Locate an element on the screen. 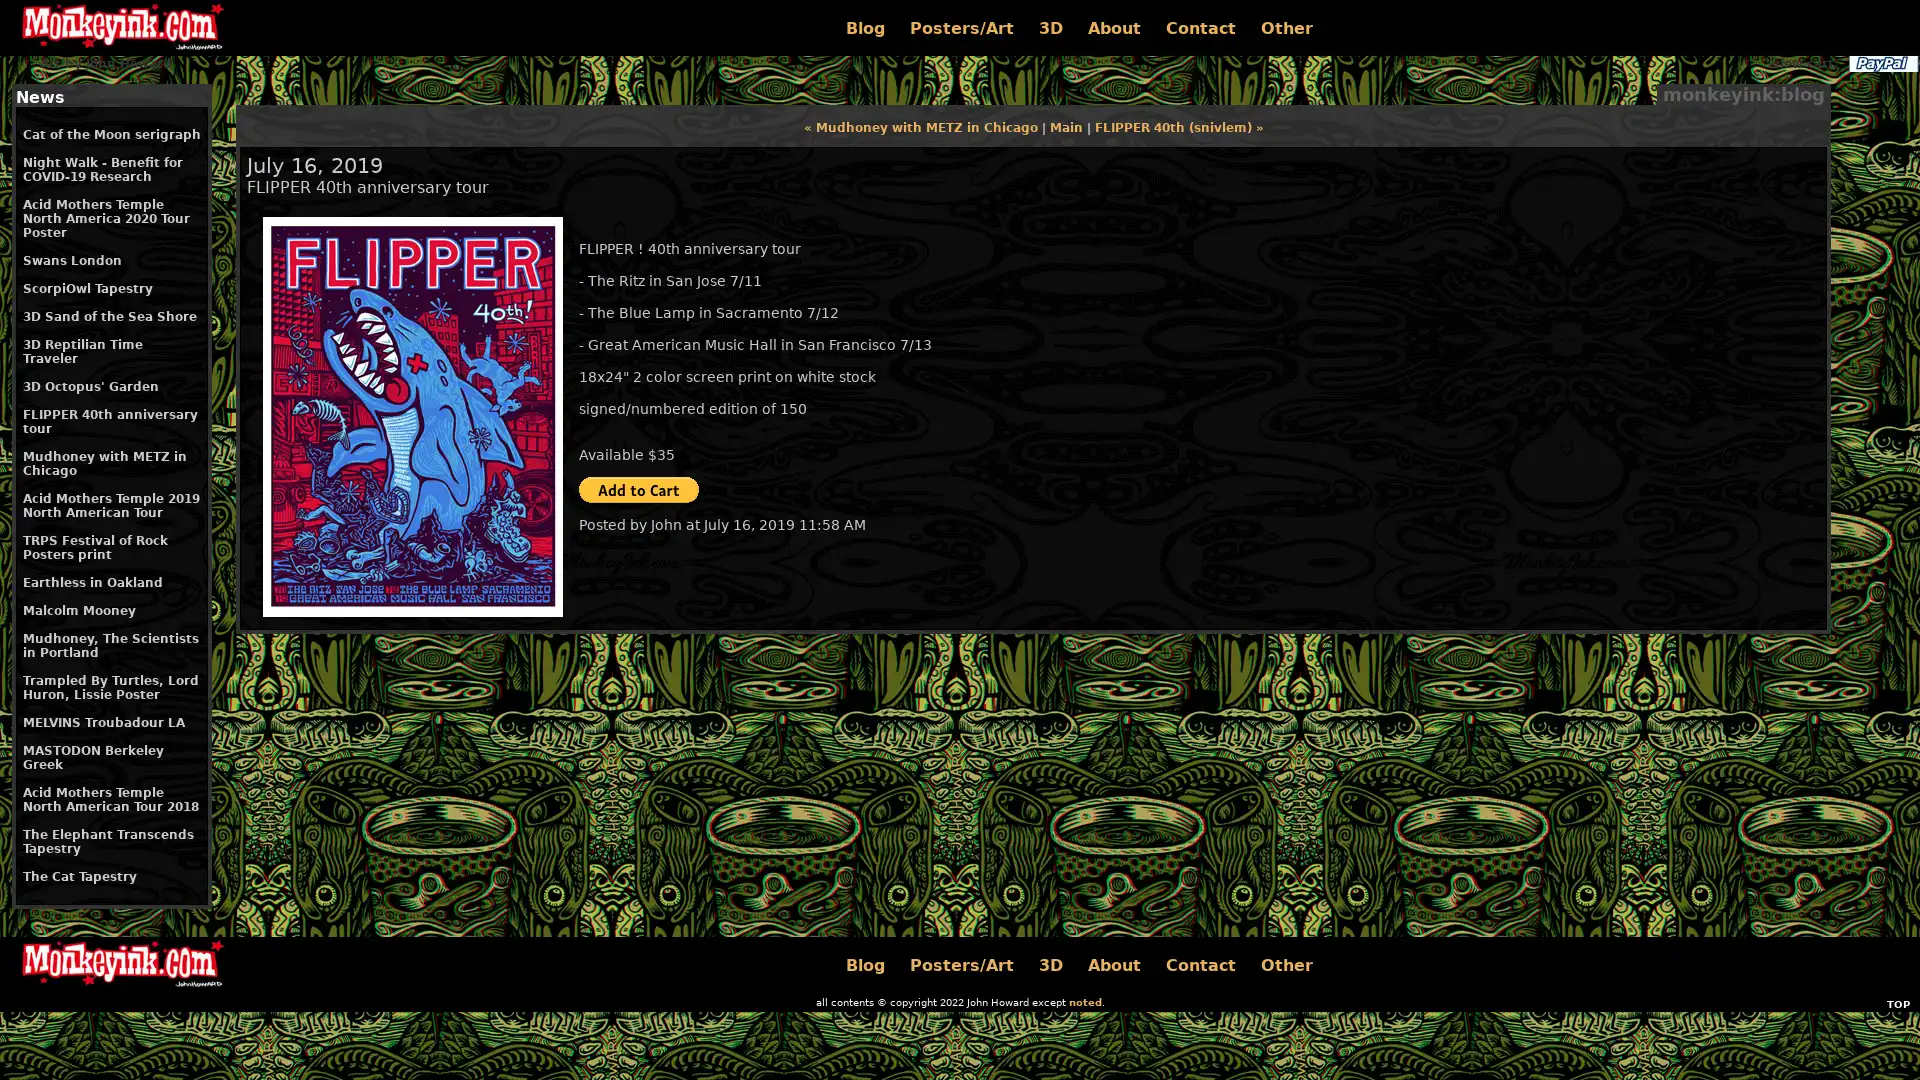  PayPal - The safer, easier way to pay online! is located at coordinates (637, 489).